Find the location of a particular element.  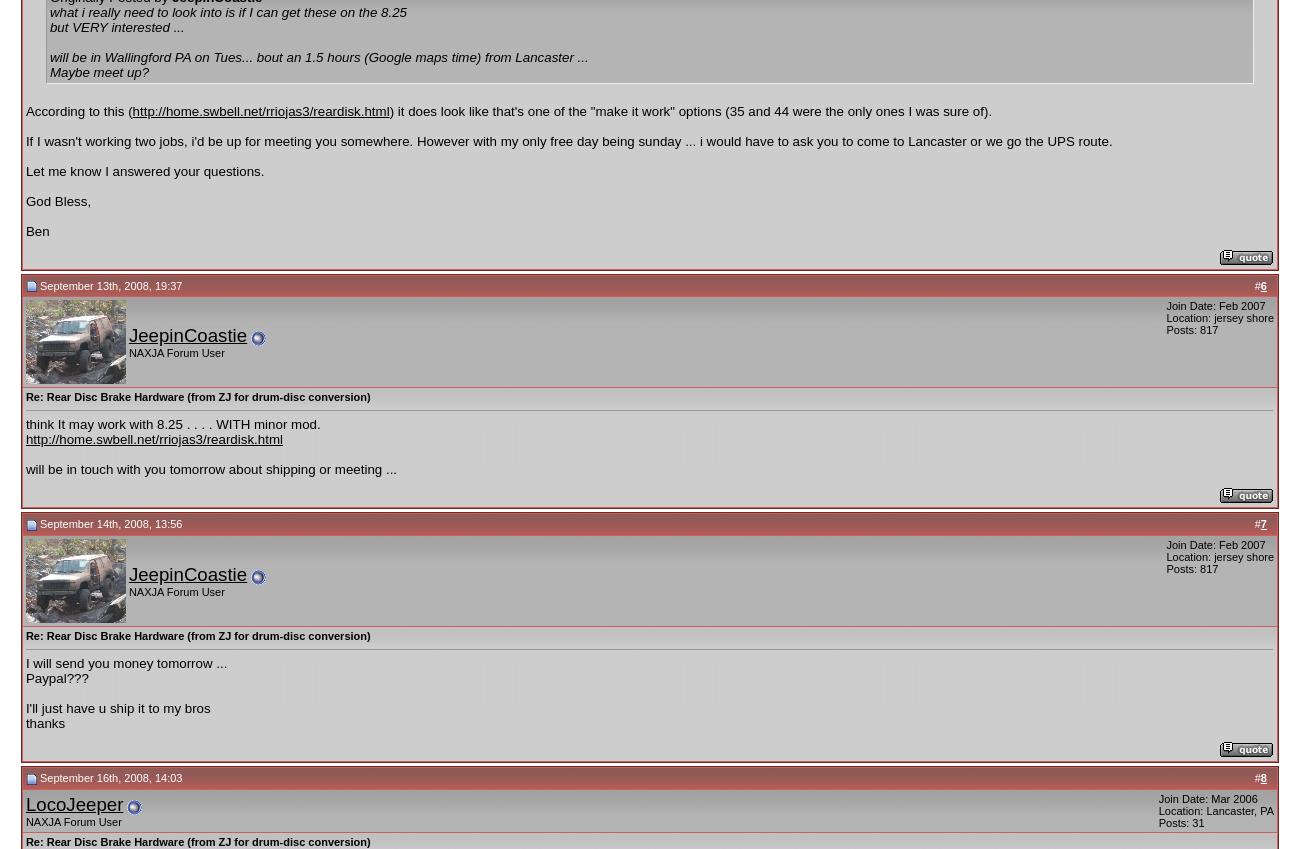

'Maybe meet up?' is located at coordinates (99, 71).